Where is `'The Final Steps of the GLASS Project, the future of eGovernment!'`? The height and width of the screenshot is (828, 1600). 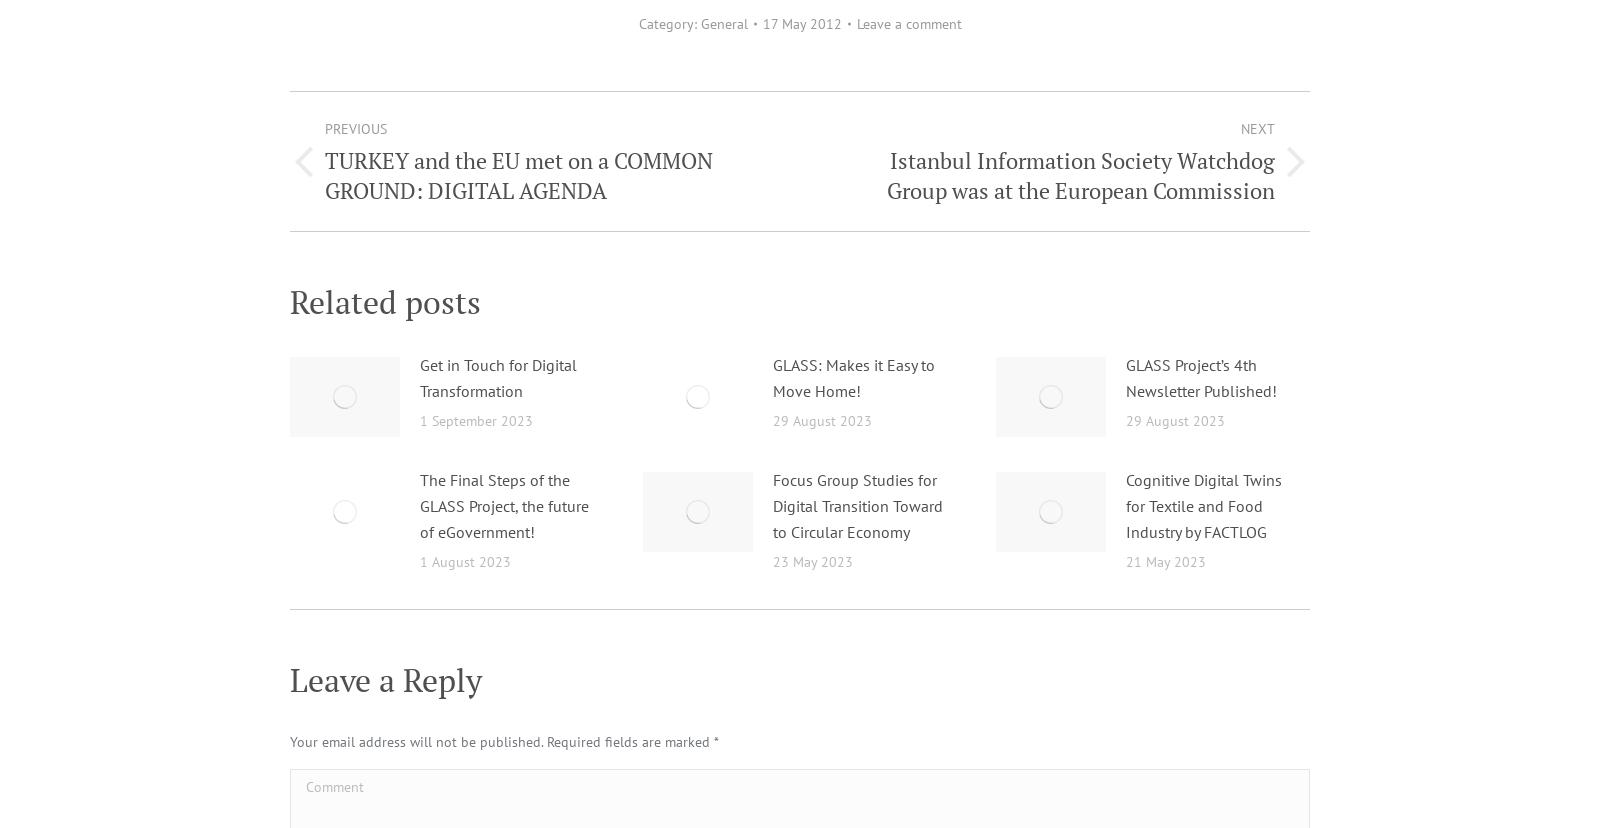
'The Final Steps of the GLASS Project, the future of eGovernment!' is located at coordinates (419, 505).